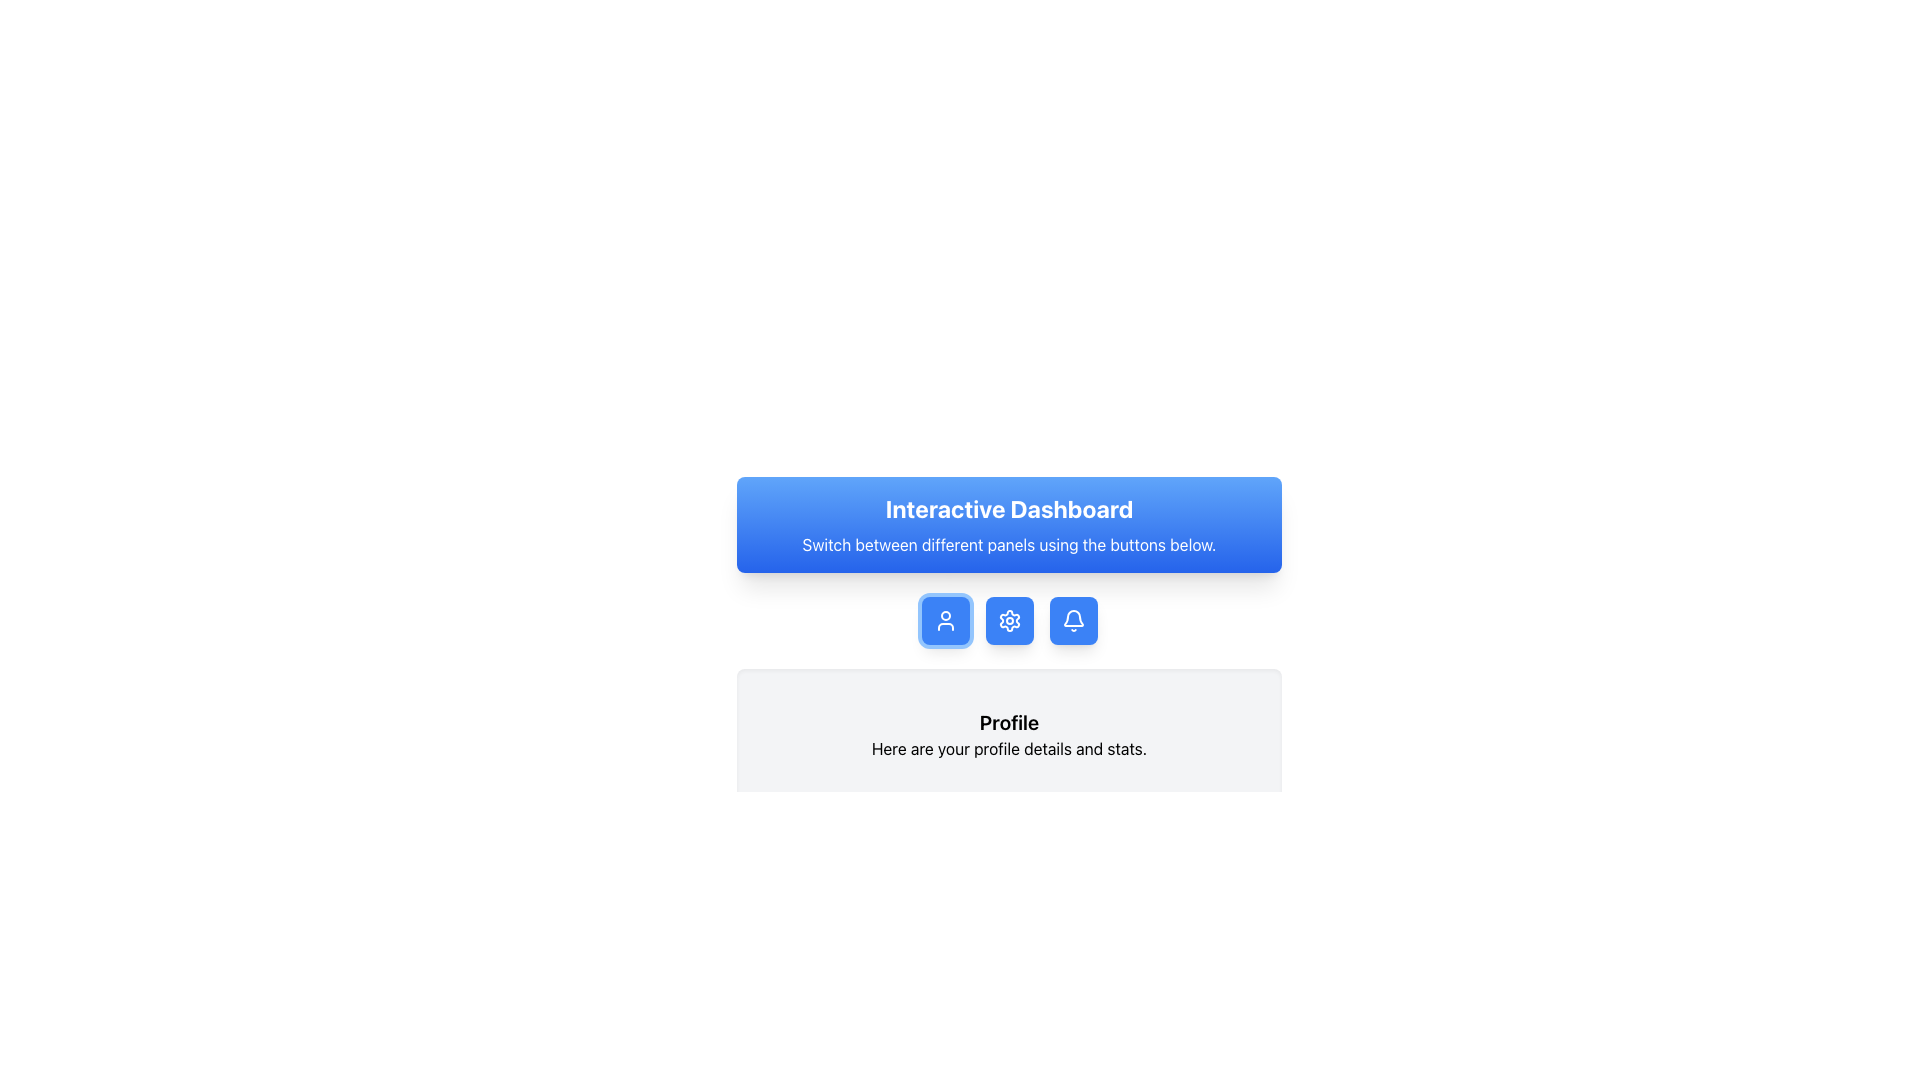 The image size is (1920, 1080). I want to click on the blue notification button with a bell icon, so click(1072, 620).